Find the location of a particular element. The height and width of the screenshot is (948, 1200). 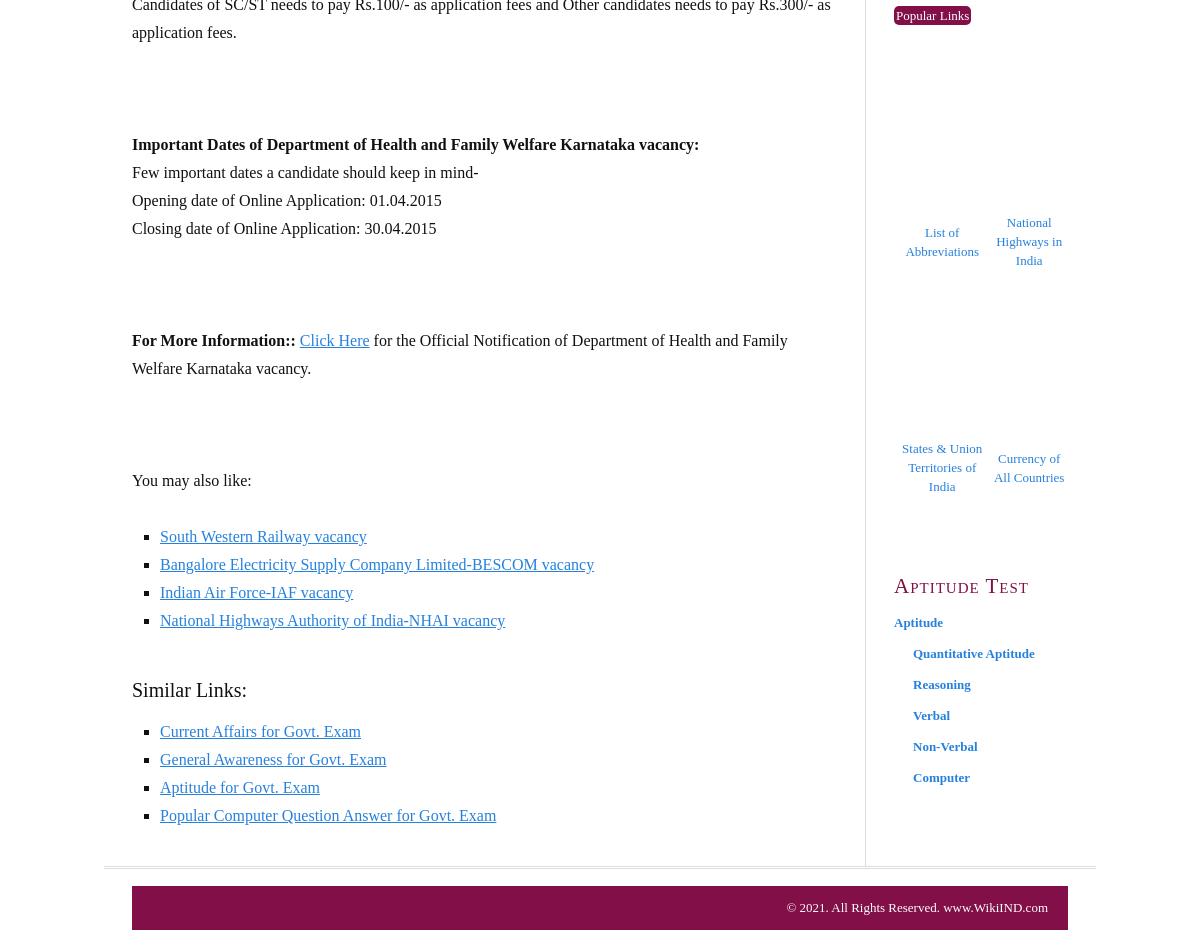

'© 2021. All Rights Reserved. www.WikiIND.com' is located at coordinates (917, 906).